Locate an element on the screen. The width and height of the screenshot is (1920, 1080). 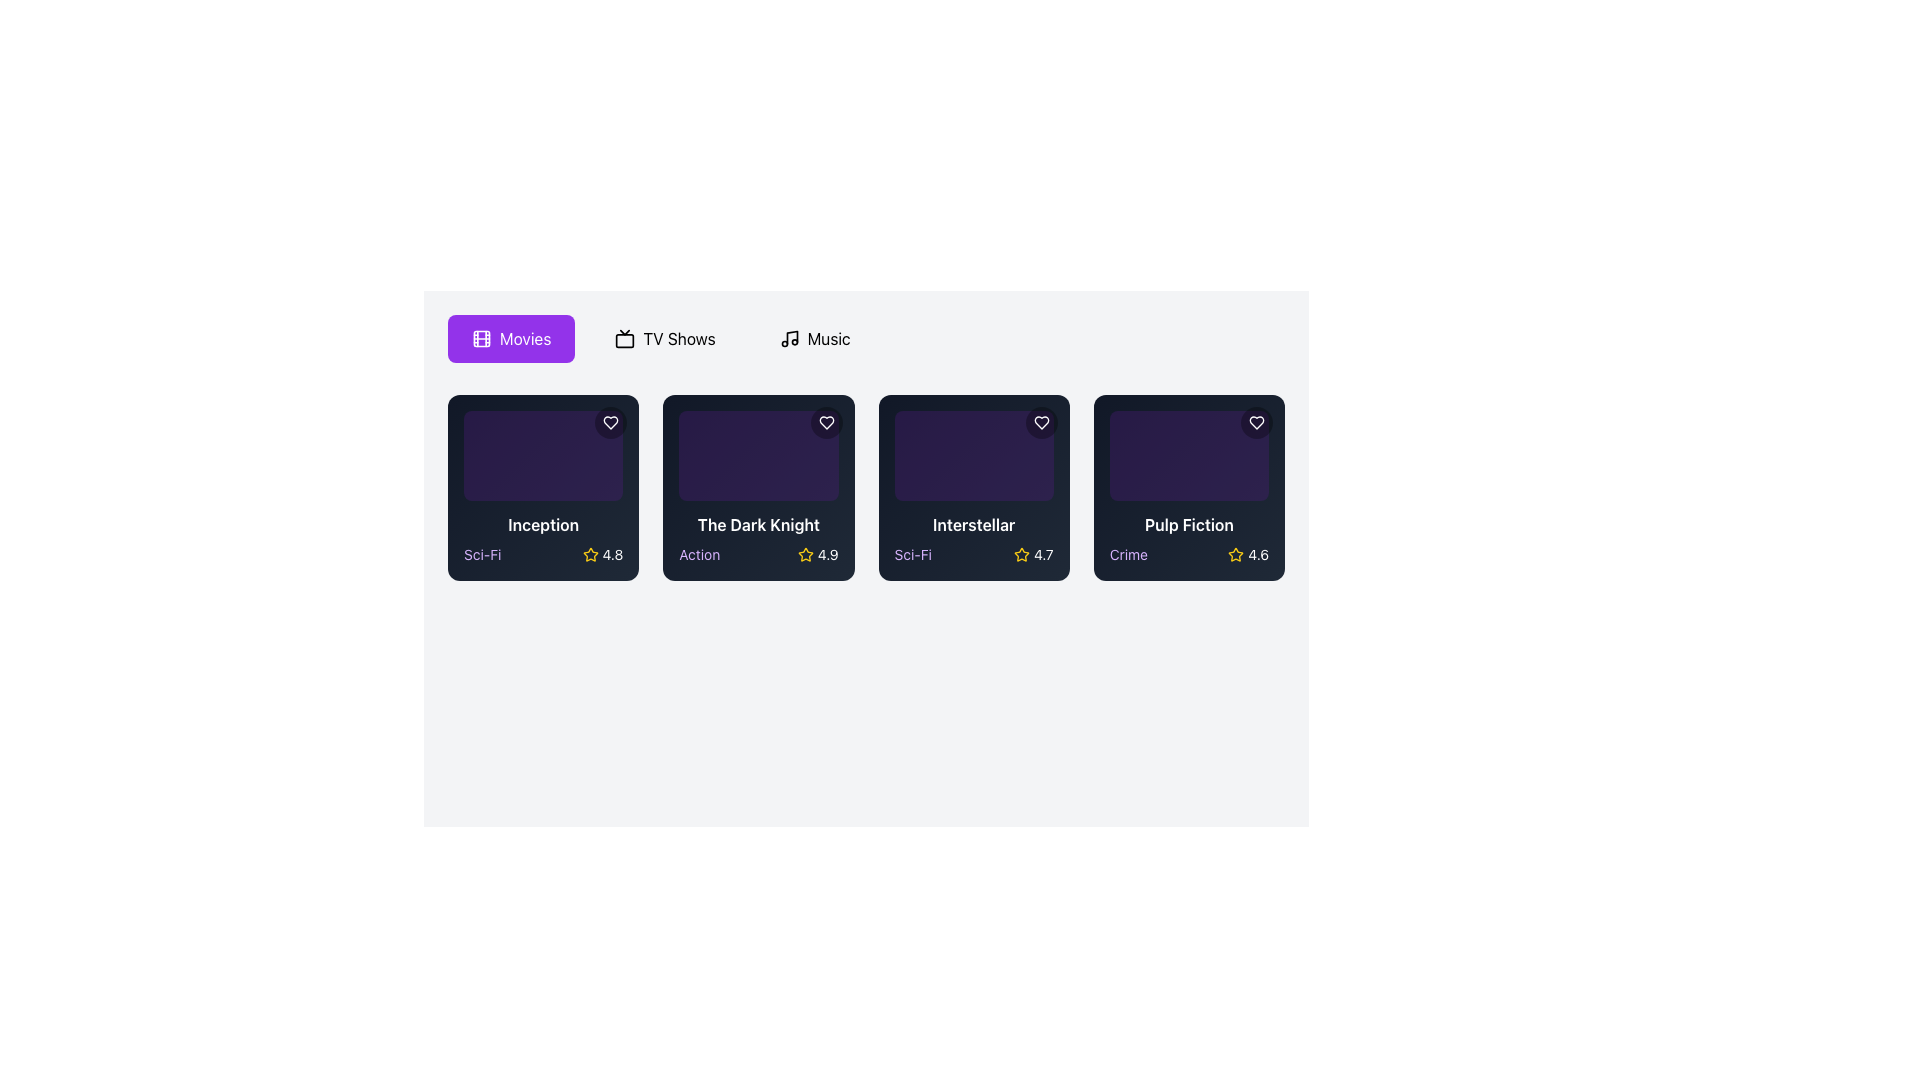
the heart icon located in the top-right corner of the 'Inception' card is located at coordinates (610, 422).